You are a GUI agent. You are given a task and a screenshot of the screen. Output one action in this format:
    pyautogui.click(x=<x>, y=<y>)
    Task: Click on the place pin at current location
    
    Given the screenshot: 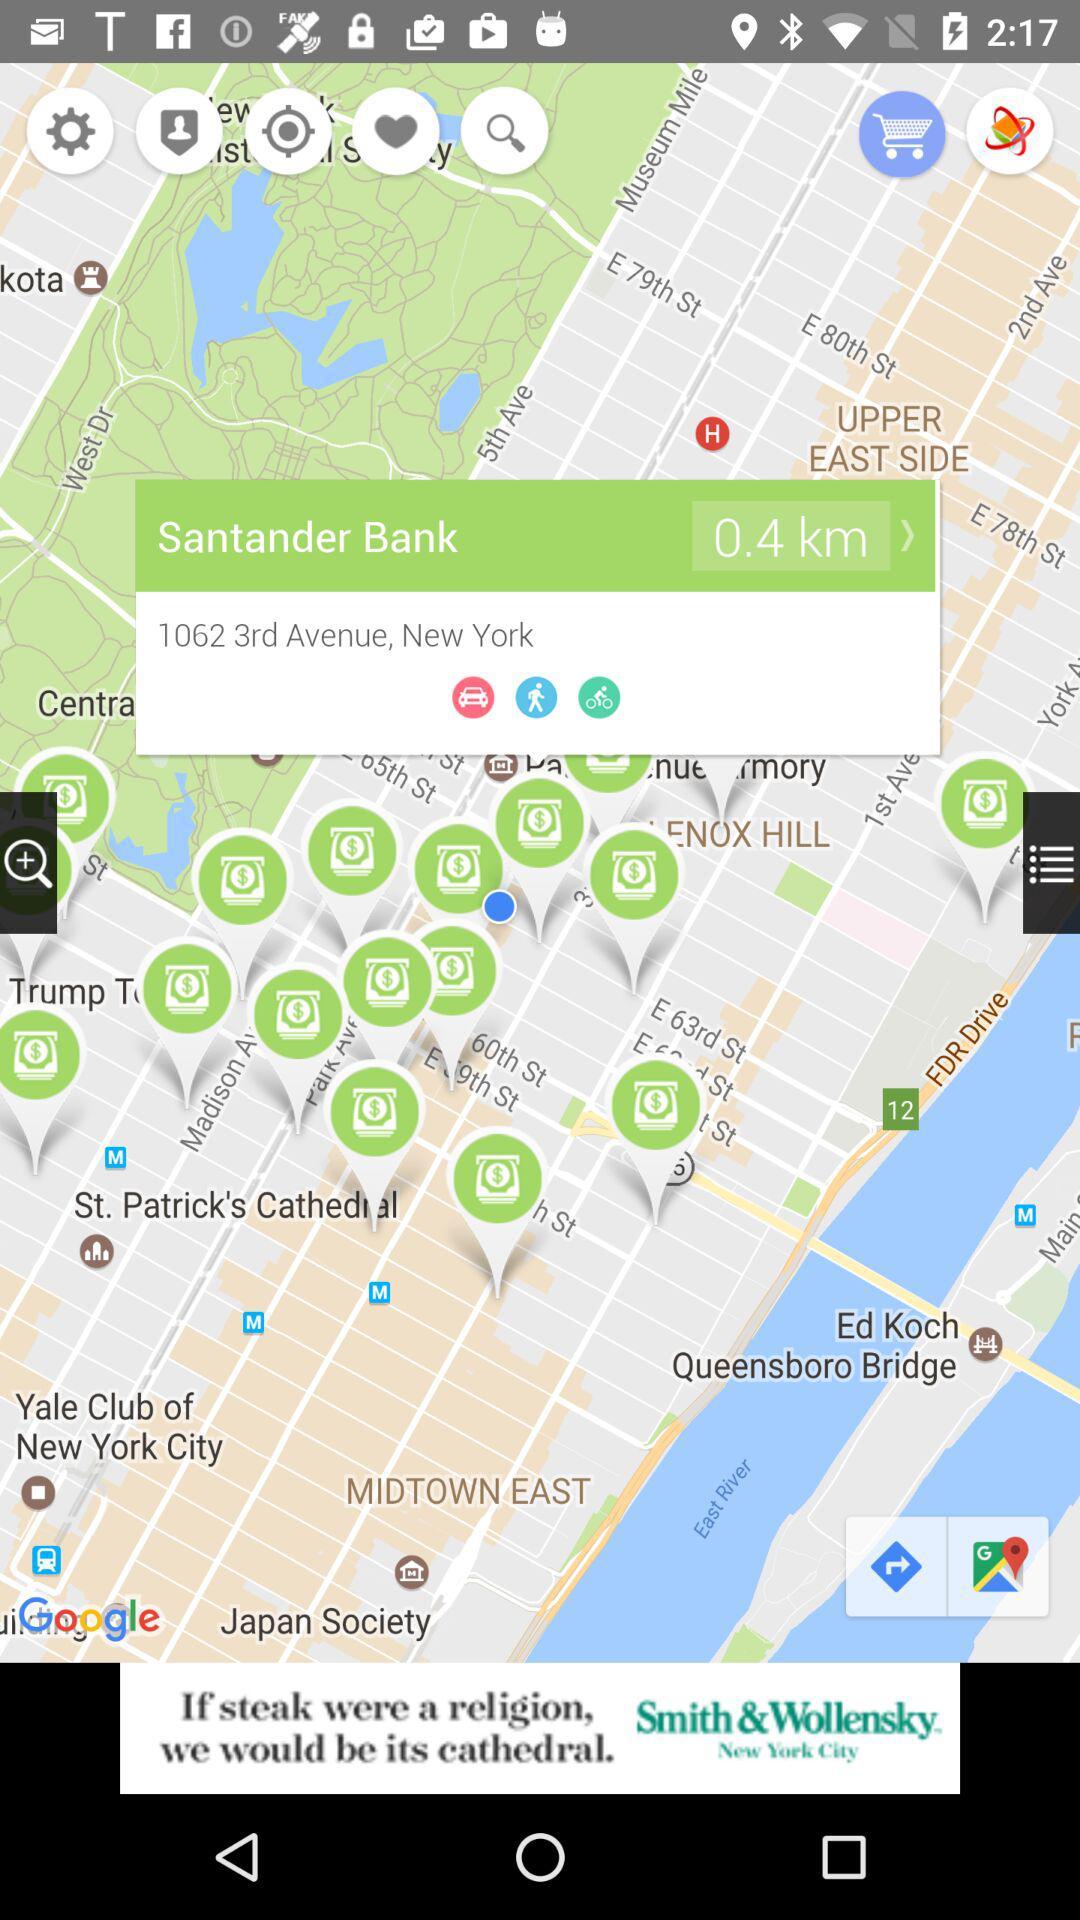 What is the action you would take?
    pyautogui.click(x=172, y=132)
    